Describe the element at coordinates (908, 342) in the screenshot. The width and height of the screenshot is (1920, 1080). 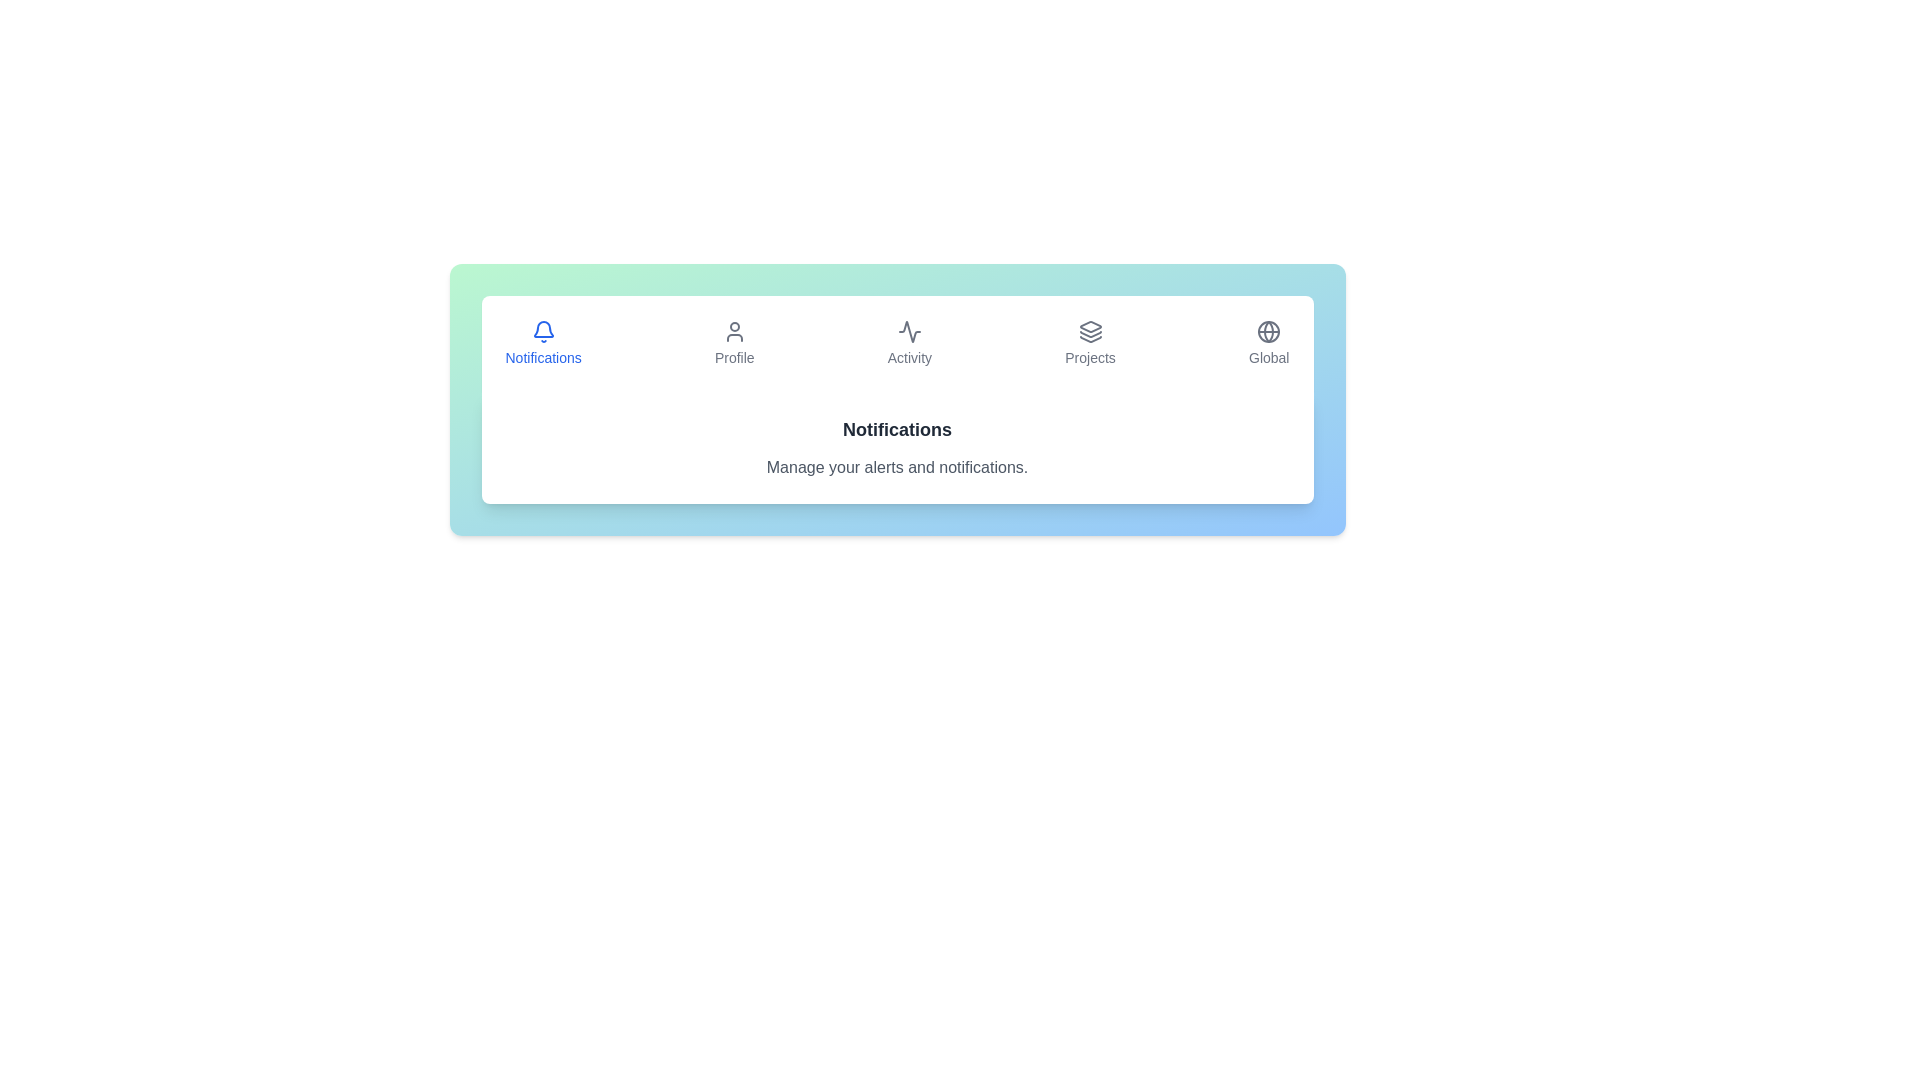
I see `the Activity tab by clicking on its button` at that location.